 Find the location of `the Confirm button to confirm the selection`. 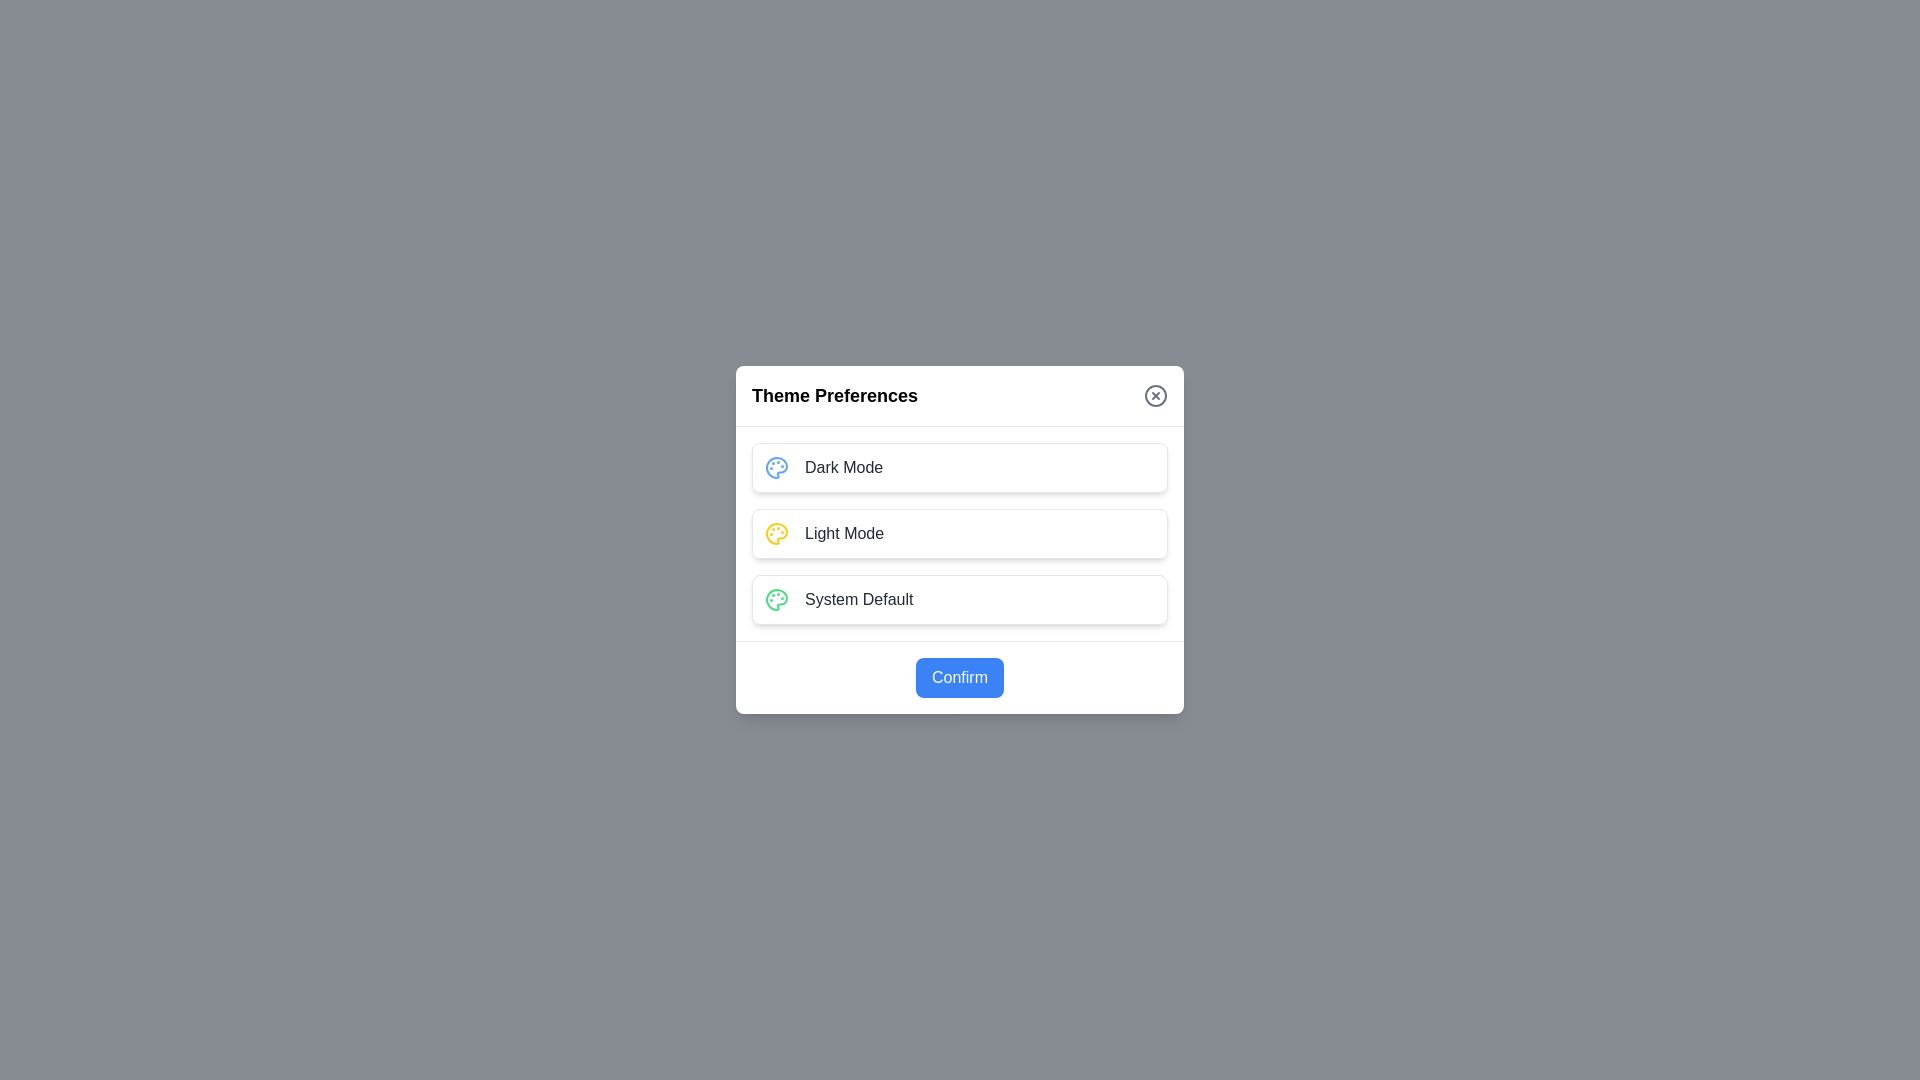

the Confirm button to confirm the selection is located at coordinates (960, 677).